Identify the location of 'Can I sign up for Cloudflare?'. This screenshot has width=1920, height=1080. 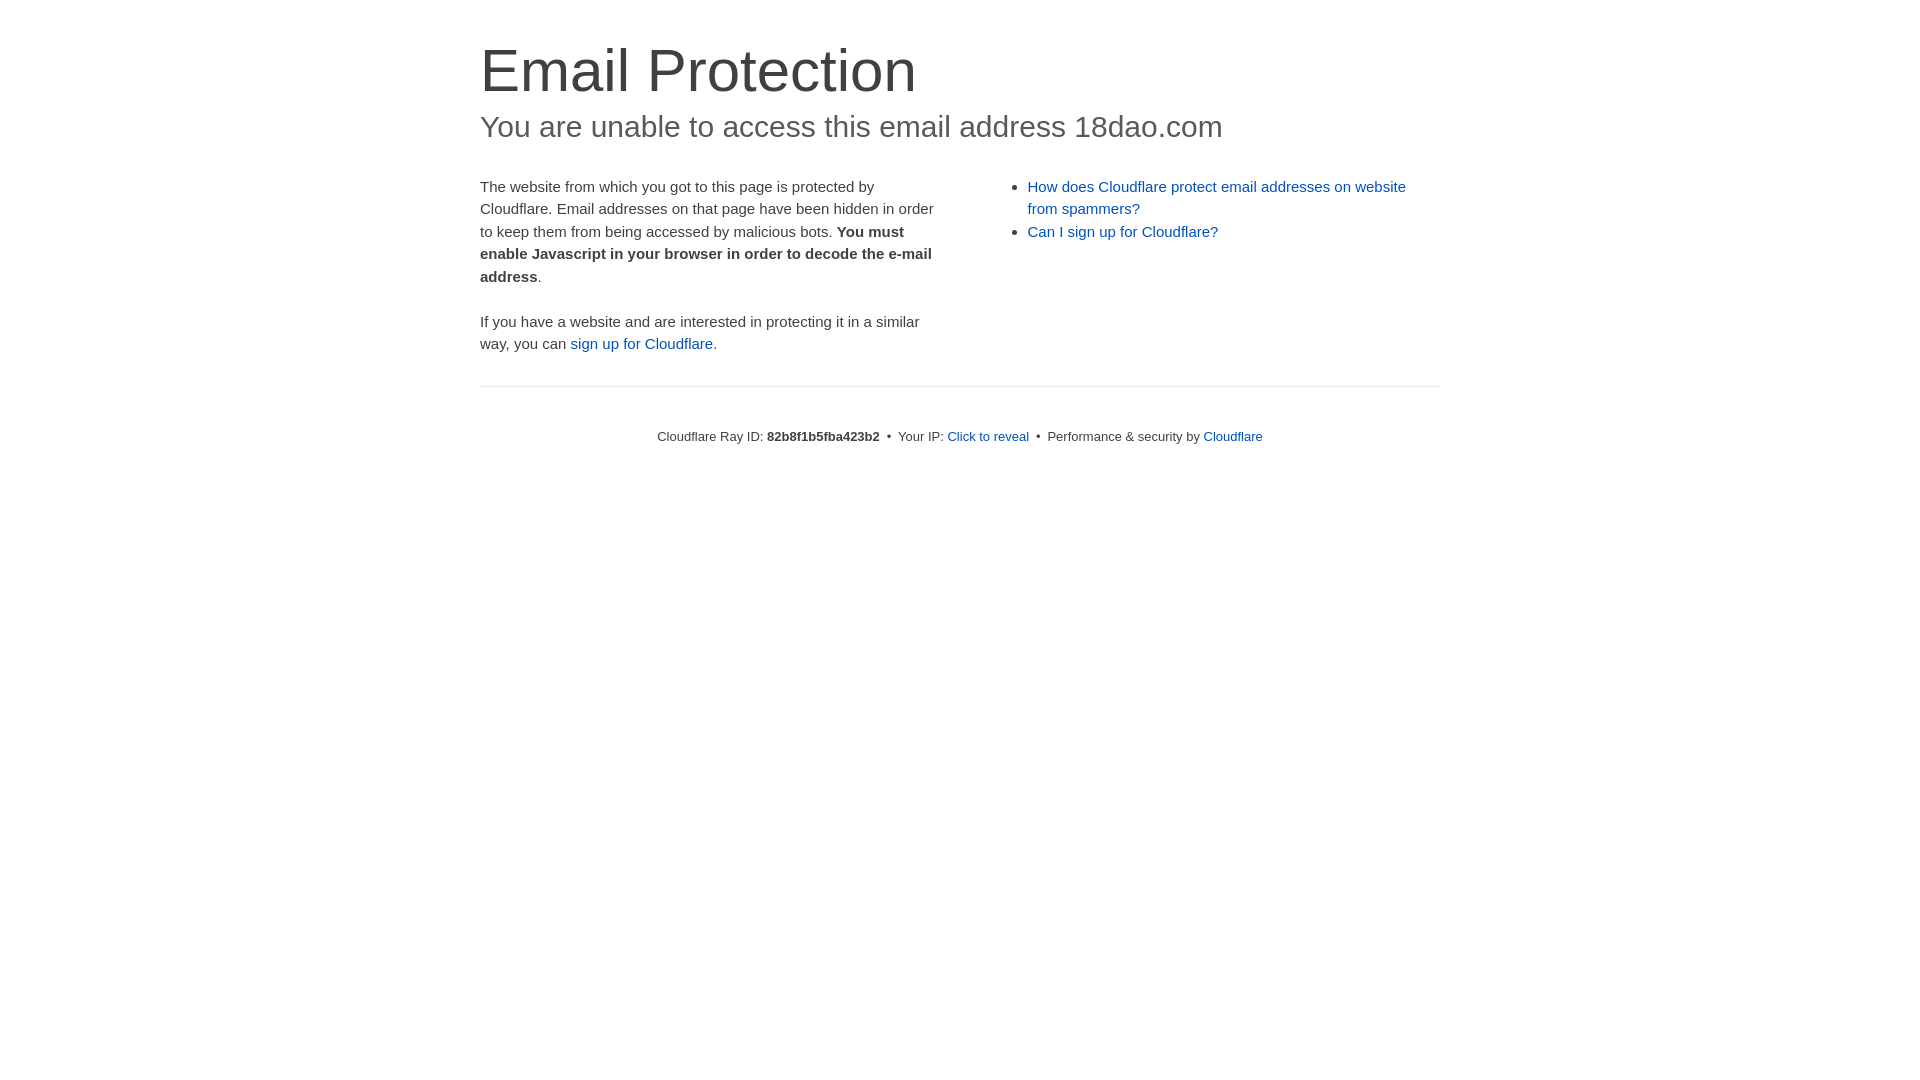
(1123, 230).